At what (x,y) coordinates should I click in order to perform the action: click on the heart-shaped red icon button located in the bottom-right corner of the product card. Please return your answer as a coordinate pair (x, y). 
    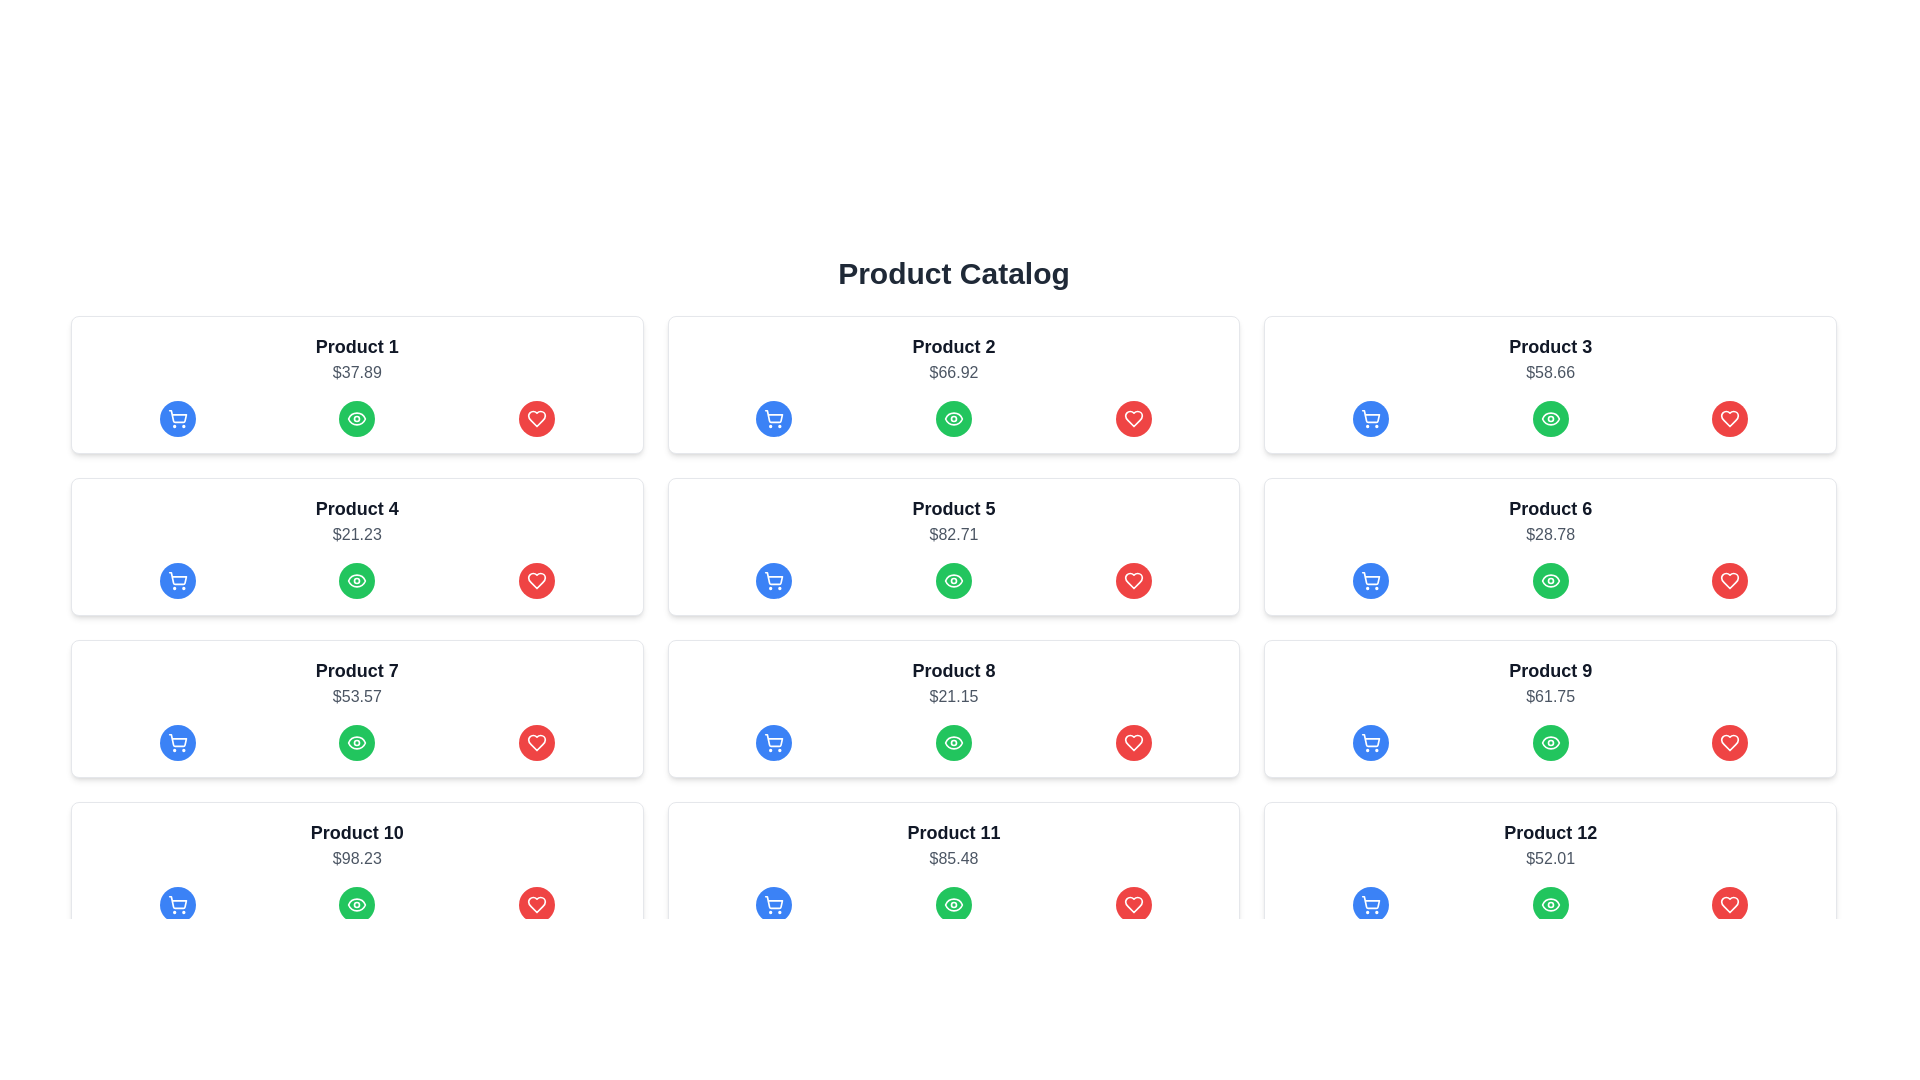
    Looking at the image, I should click on (536, 905).